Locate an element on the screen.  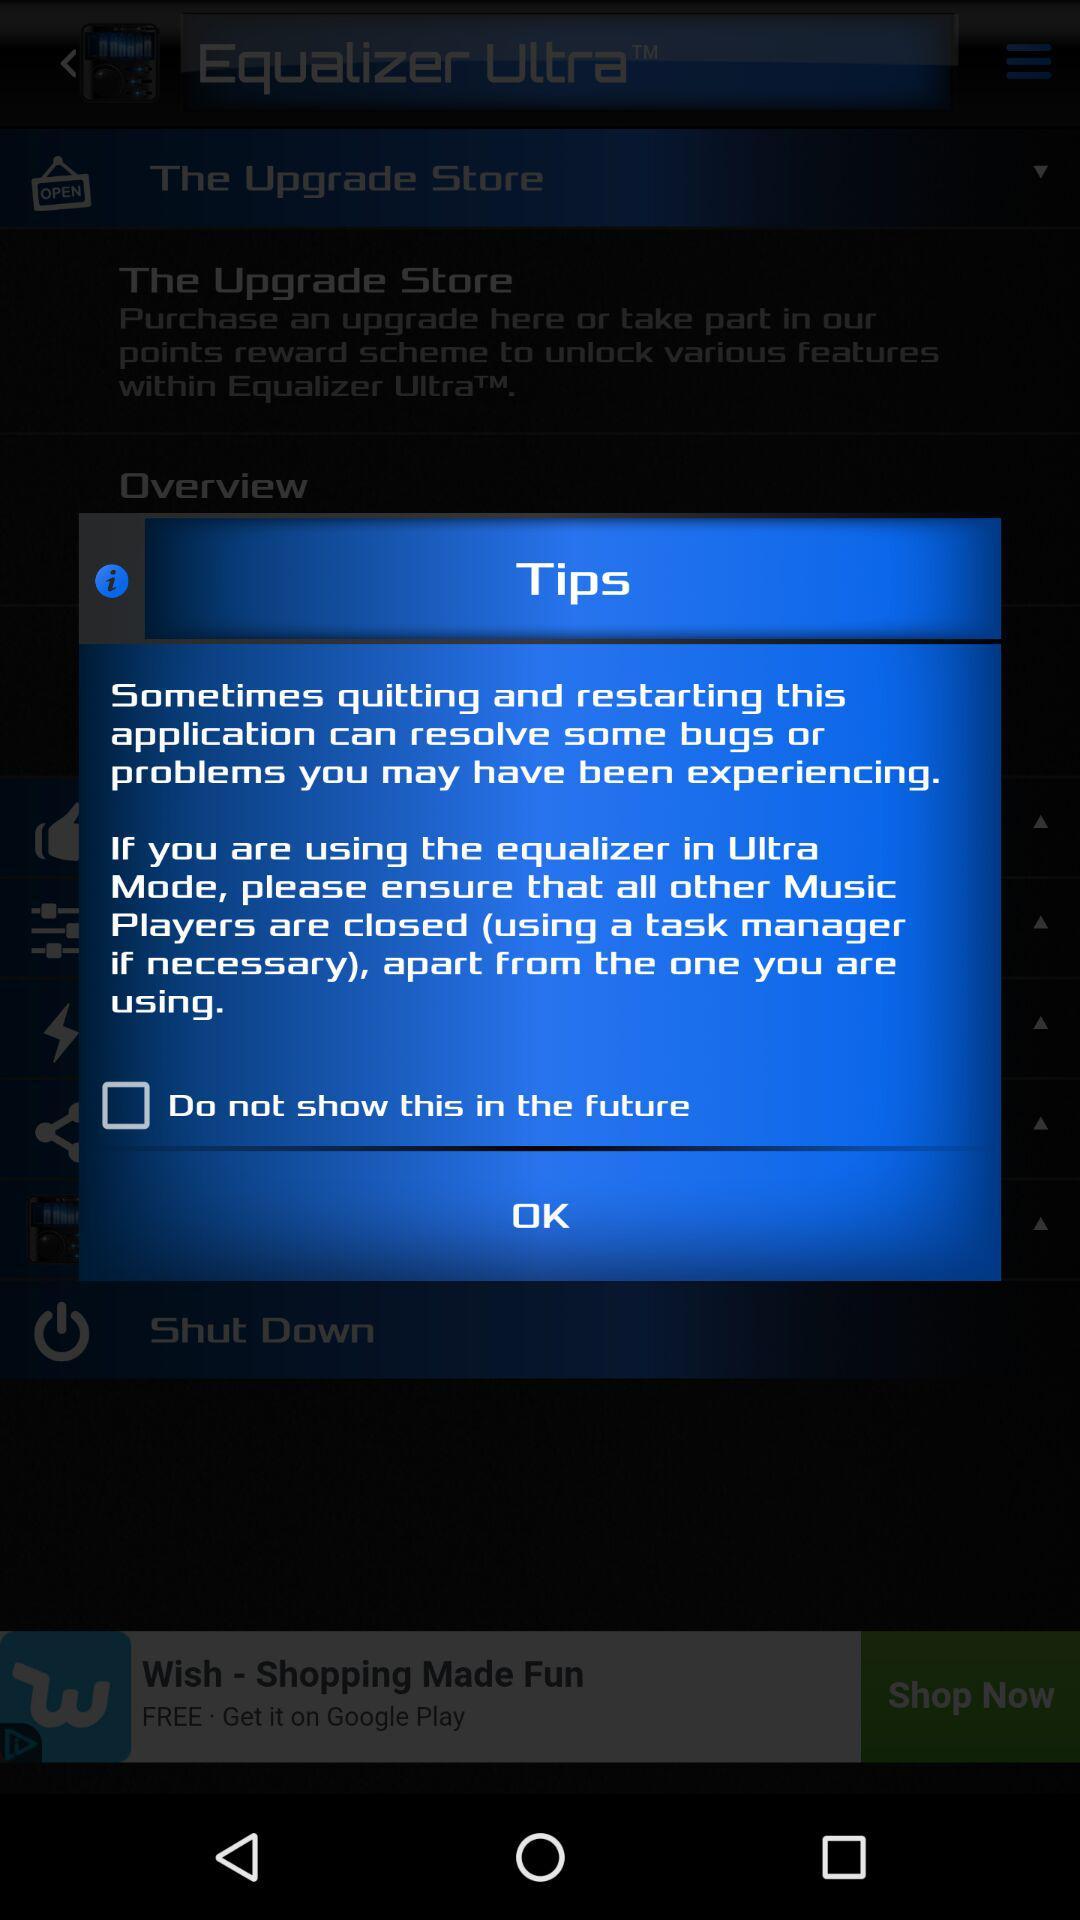
icon below the tips item is located at coordinates (540, 854).